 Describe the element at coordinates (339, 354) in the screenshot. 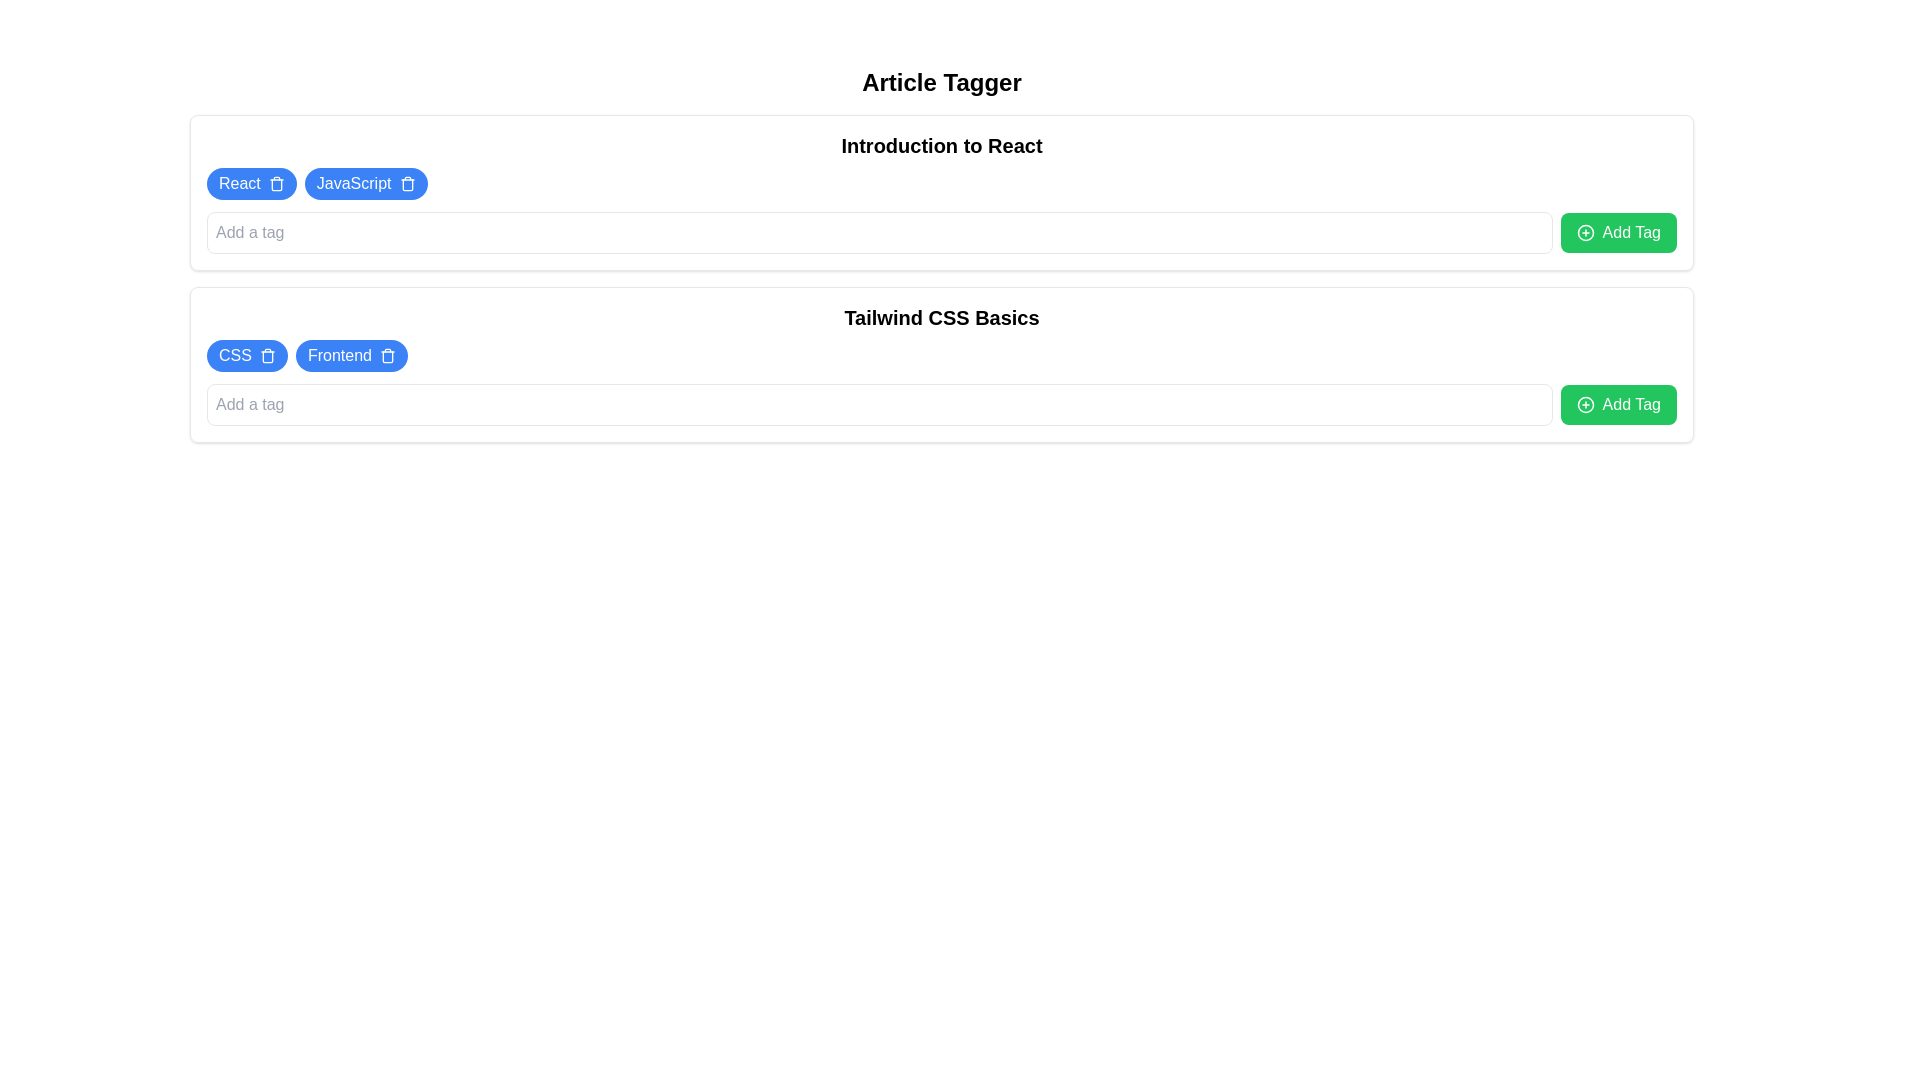

I see `text label displaying 'Frontend' which is styled with a blue background and white text, located to the right of the 'CSS' tag in the second group of tags` at that location.